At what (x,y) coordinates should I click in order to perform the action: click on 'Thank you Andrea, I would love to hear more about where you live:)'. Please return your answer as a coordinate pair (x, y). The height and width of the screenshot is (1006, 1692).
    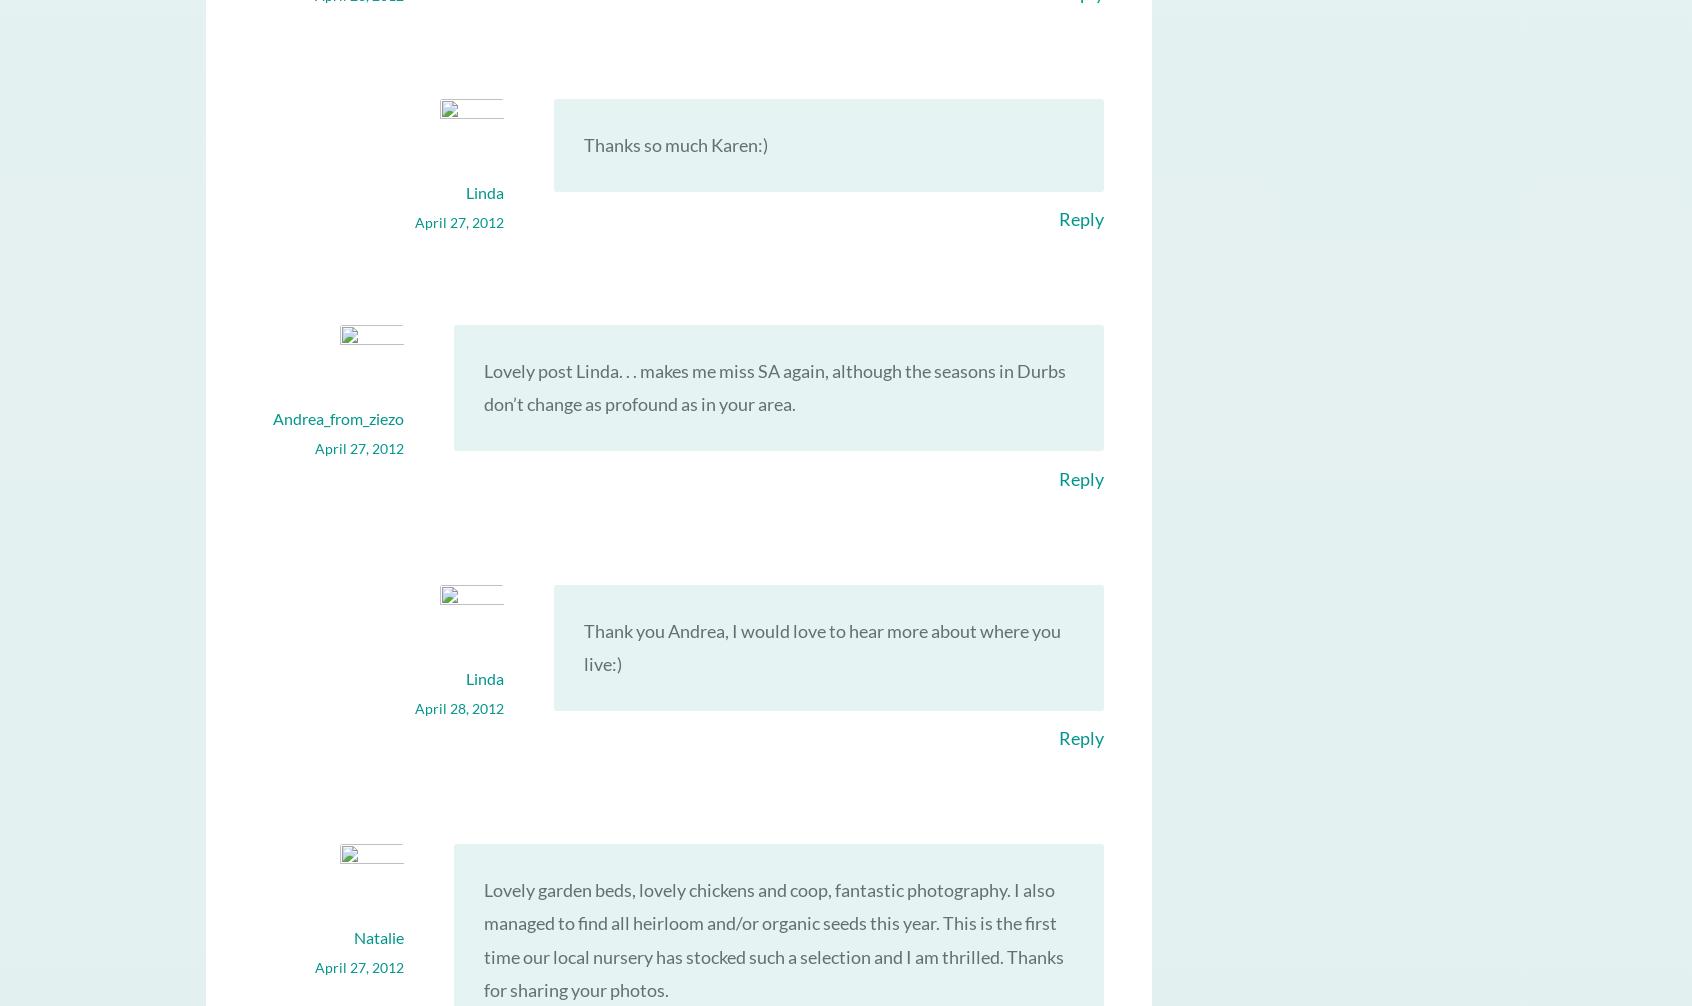
    Looking at the image, I should click on (821, 646).